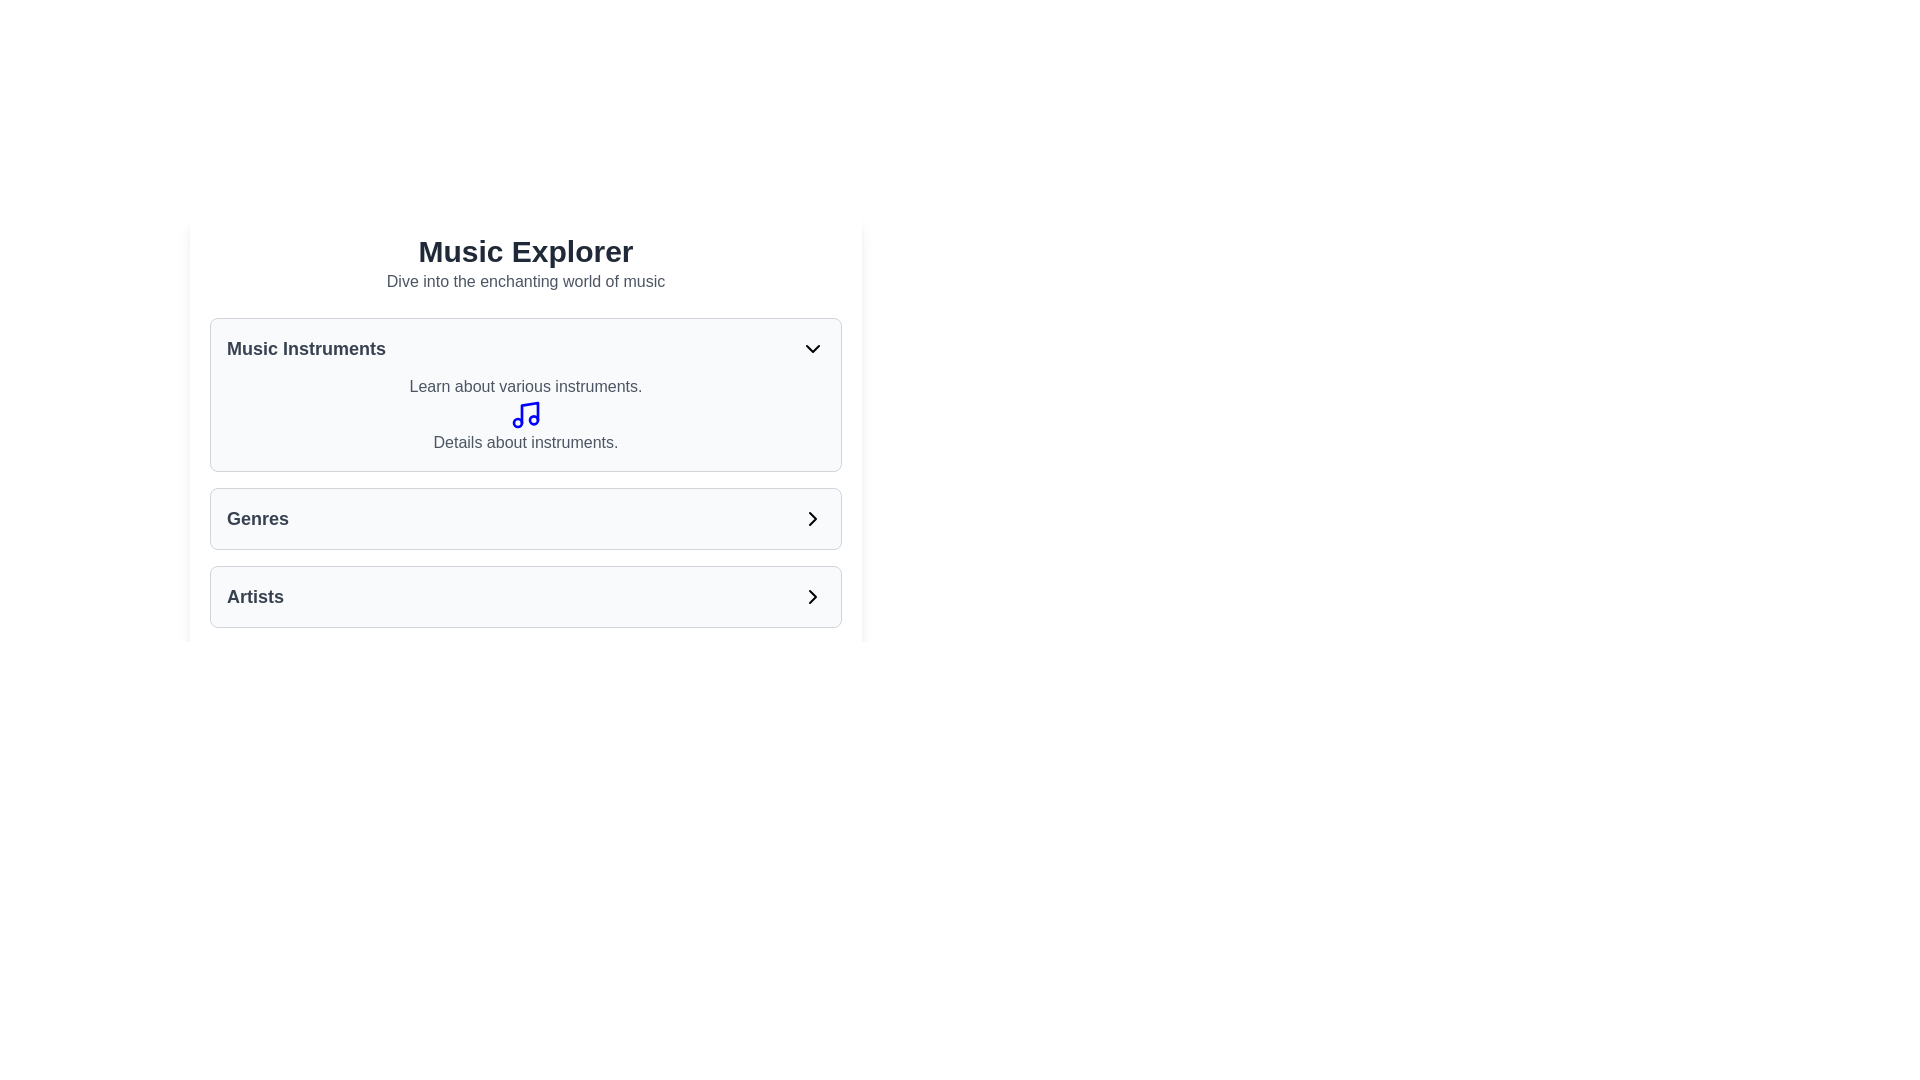  What do you see at coordinates (812, 596) in the screenshot?
I see `the right-pointing chevron icon, which is styled with sharp edges and black color, located within the 'Artists' button component` at bounding box center [812, 596].